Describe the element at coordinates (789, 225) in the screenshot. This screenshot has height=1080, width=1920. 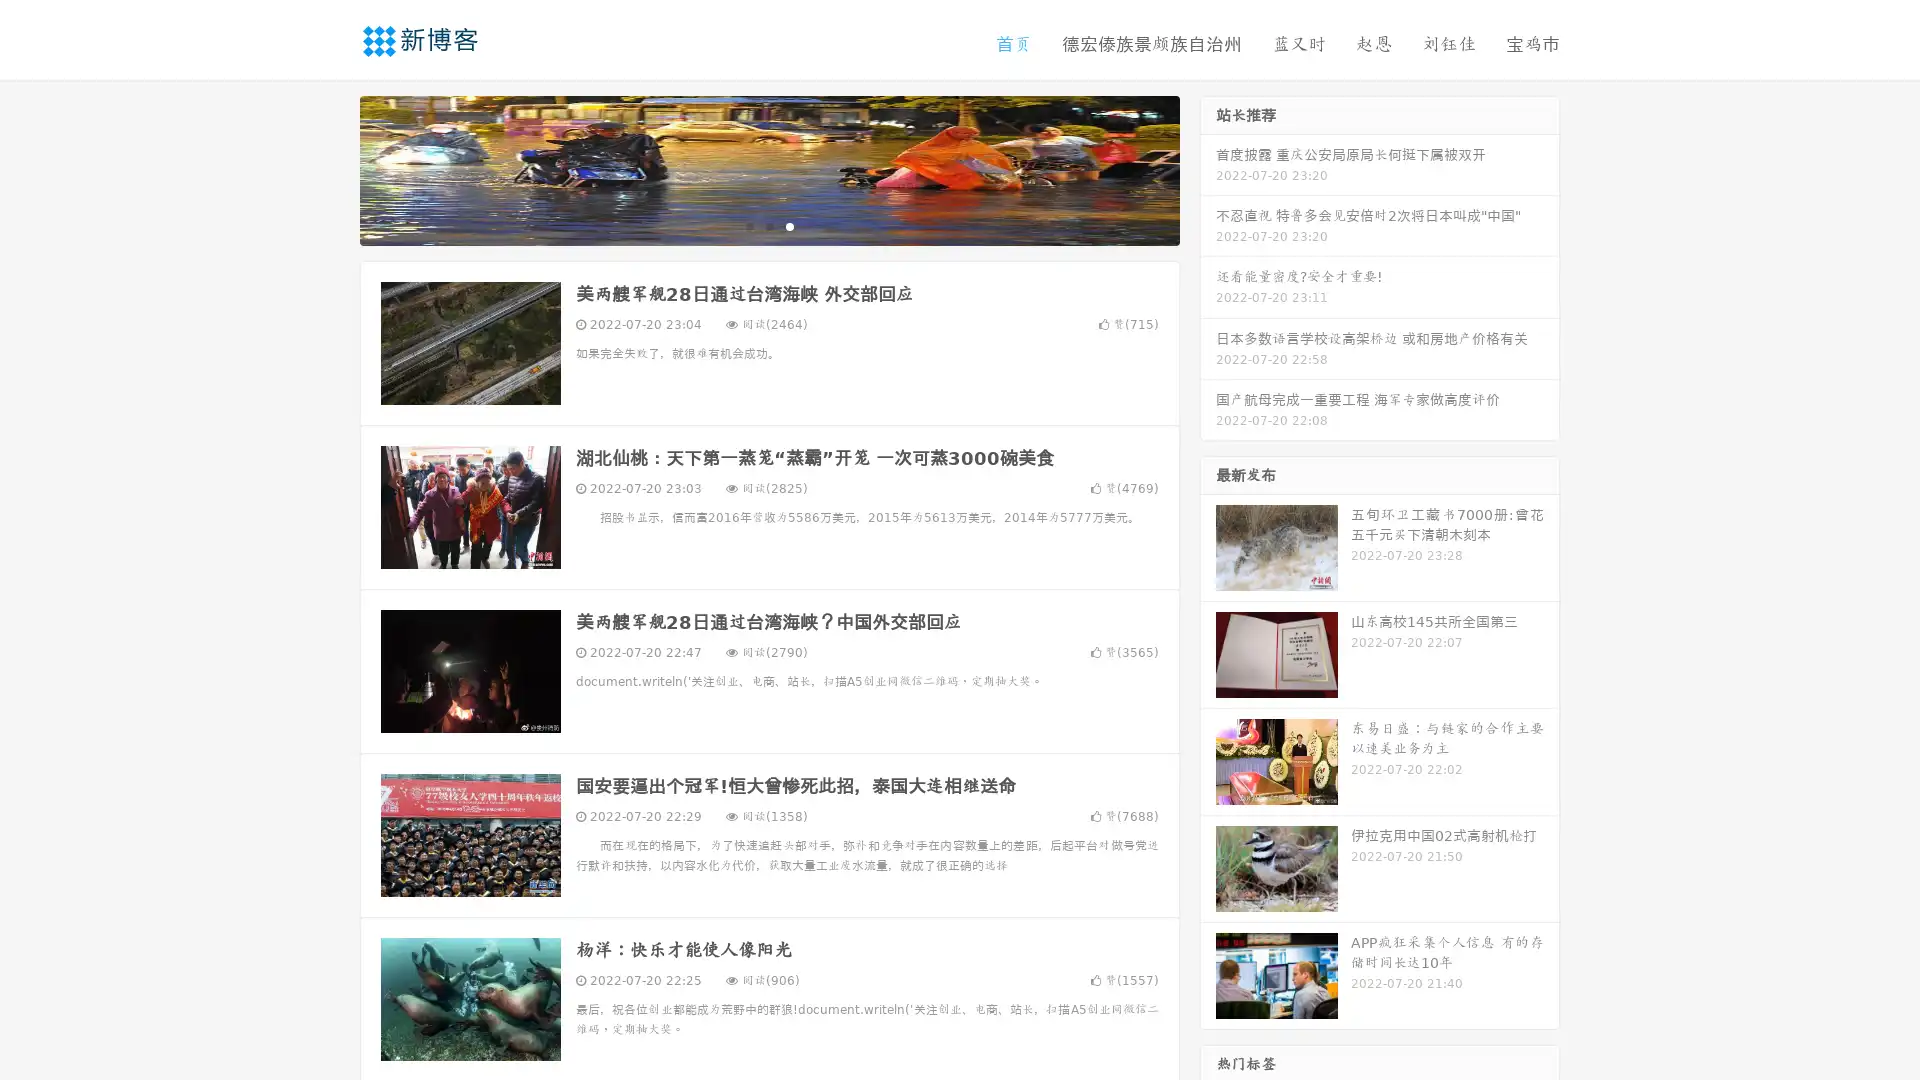
I see `Go to slide 3` at that location.